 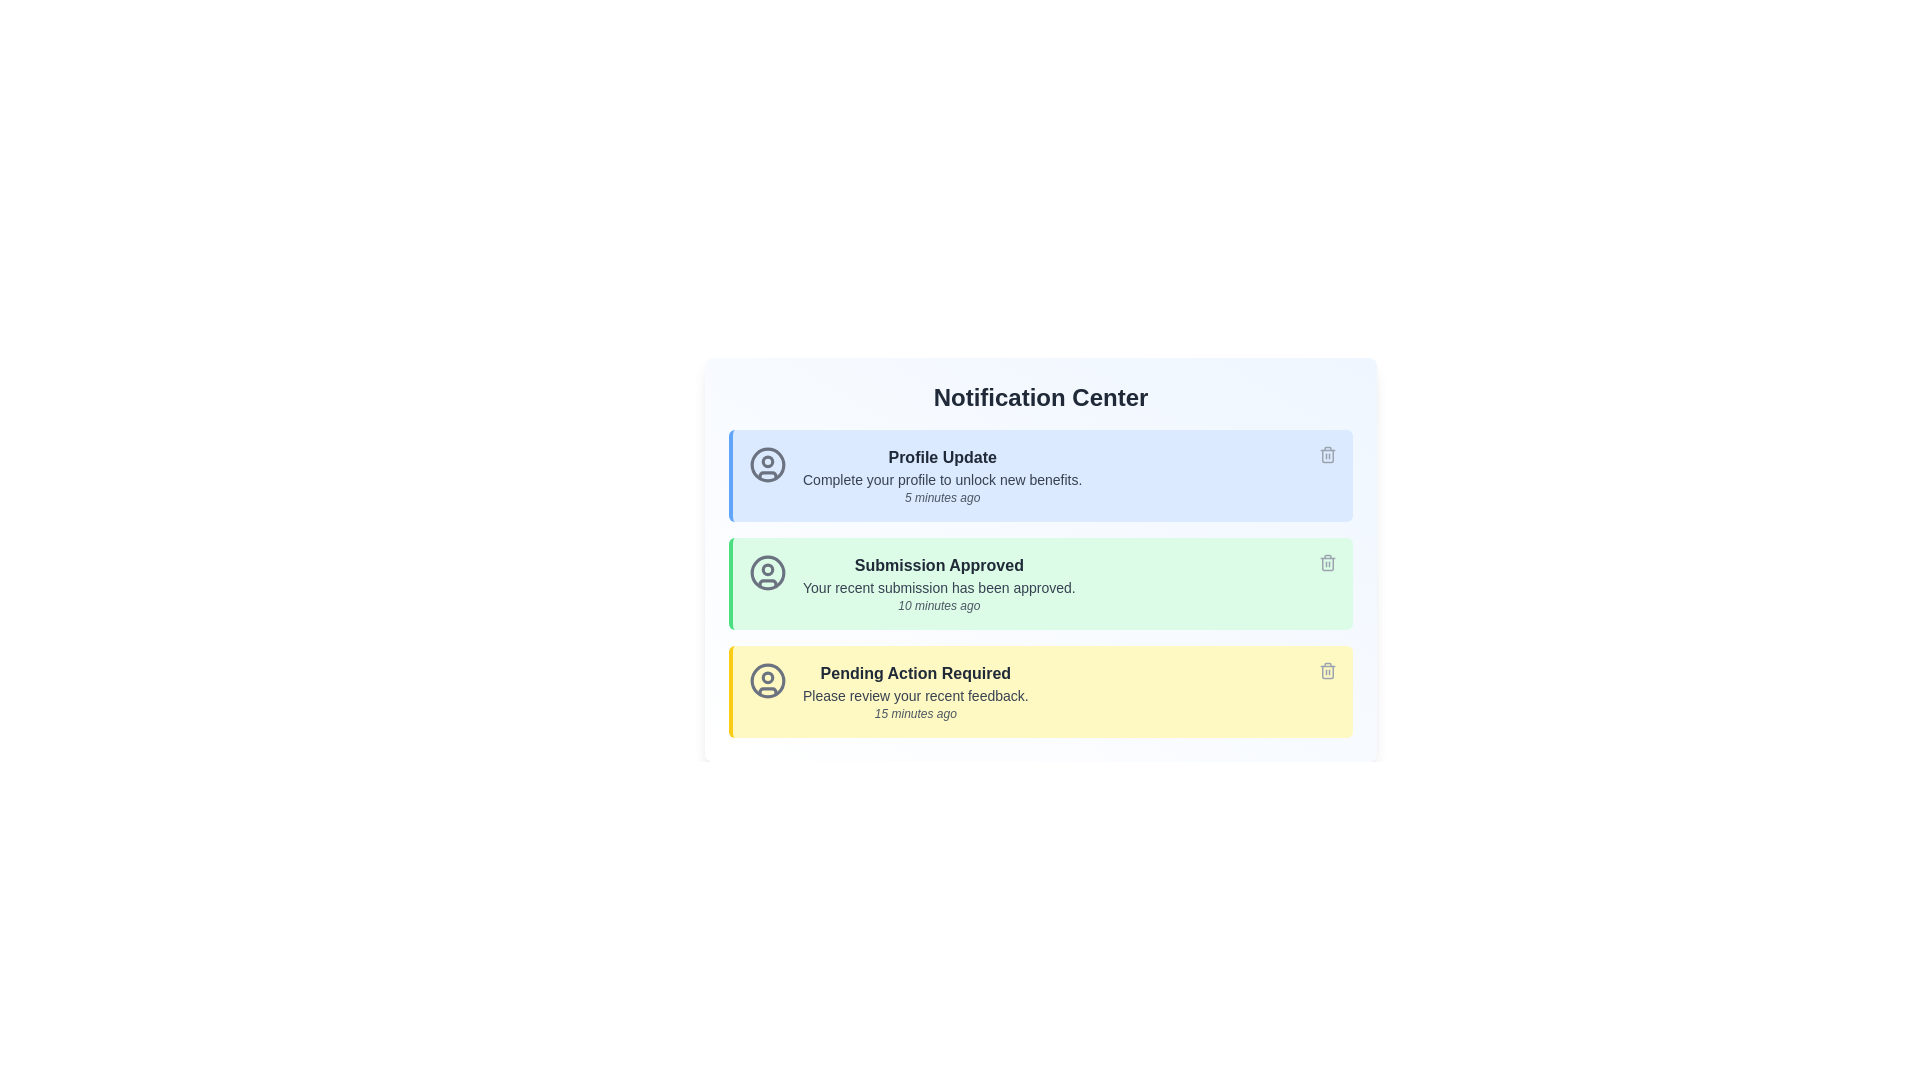 What do you see at coordinates (1328, 564) in the screenshot?
I see `the clickable icon representing the deletion action` at bounding box center [1328, 564].